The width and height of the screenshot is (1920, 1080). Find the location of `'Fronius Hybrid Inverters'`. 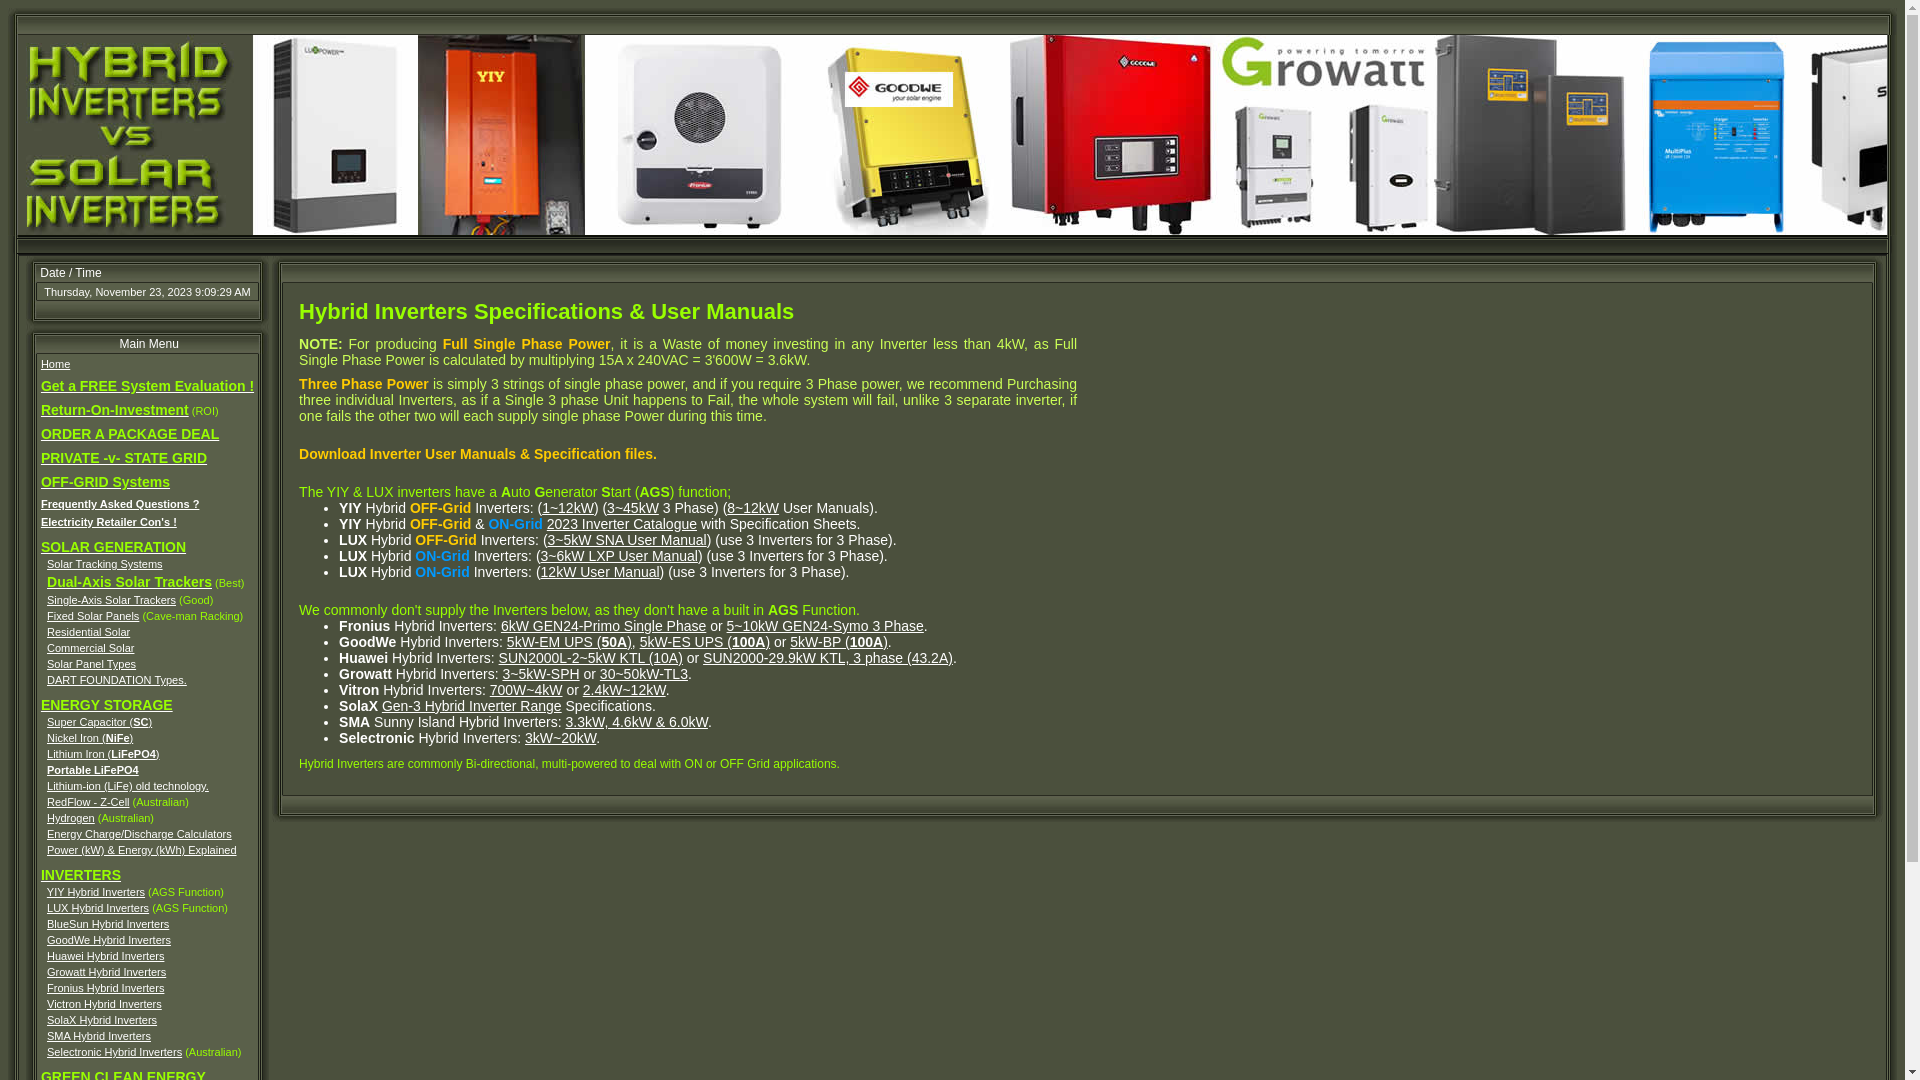

'Fronius Hybrid Inverters' is located at coordinates (104, 986).